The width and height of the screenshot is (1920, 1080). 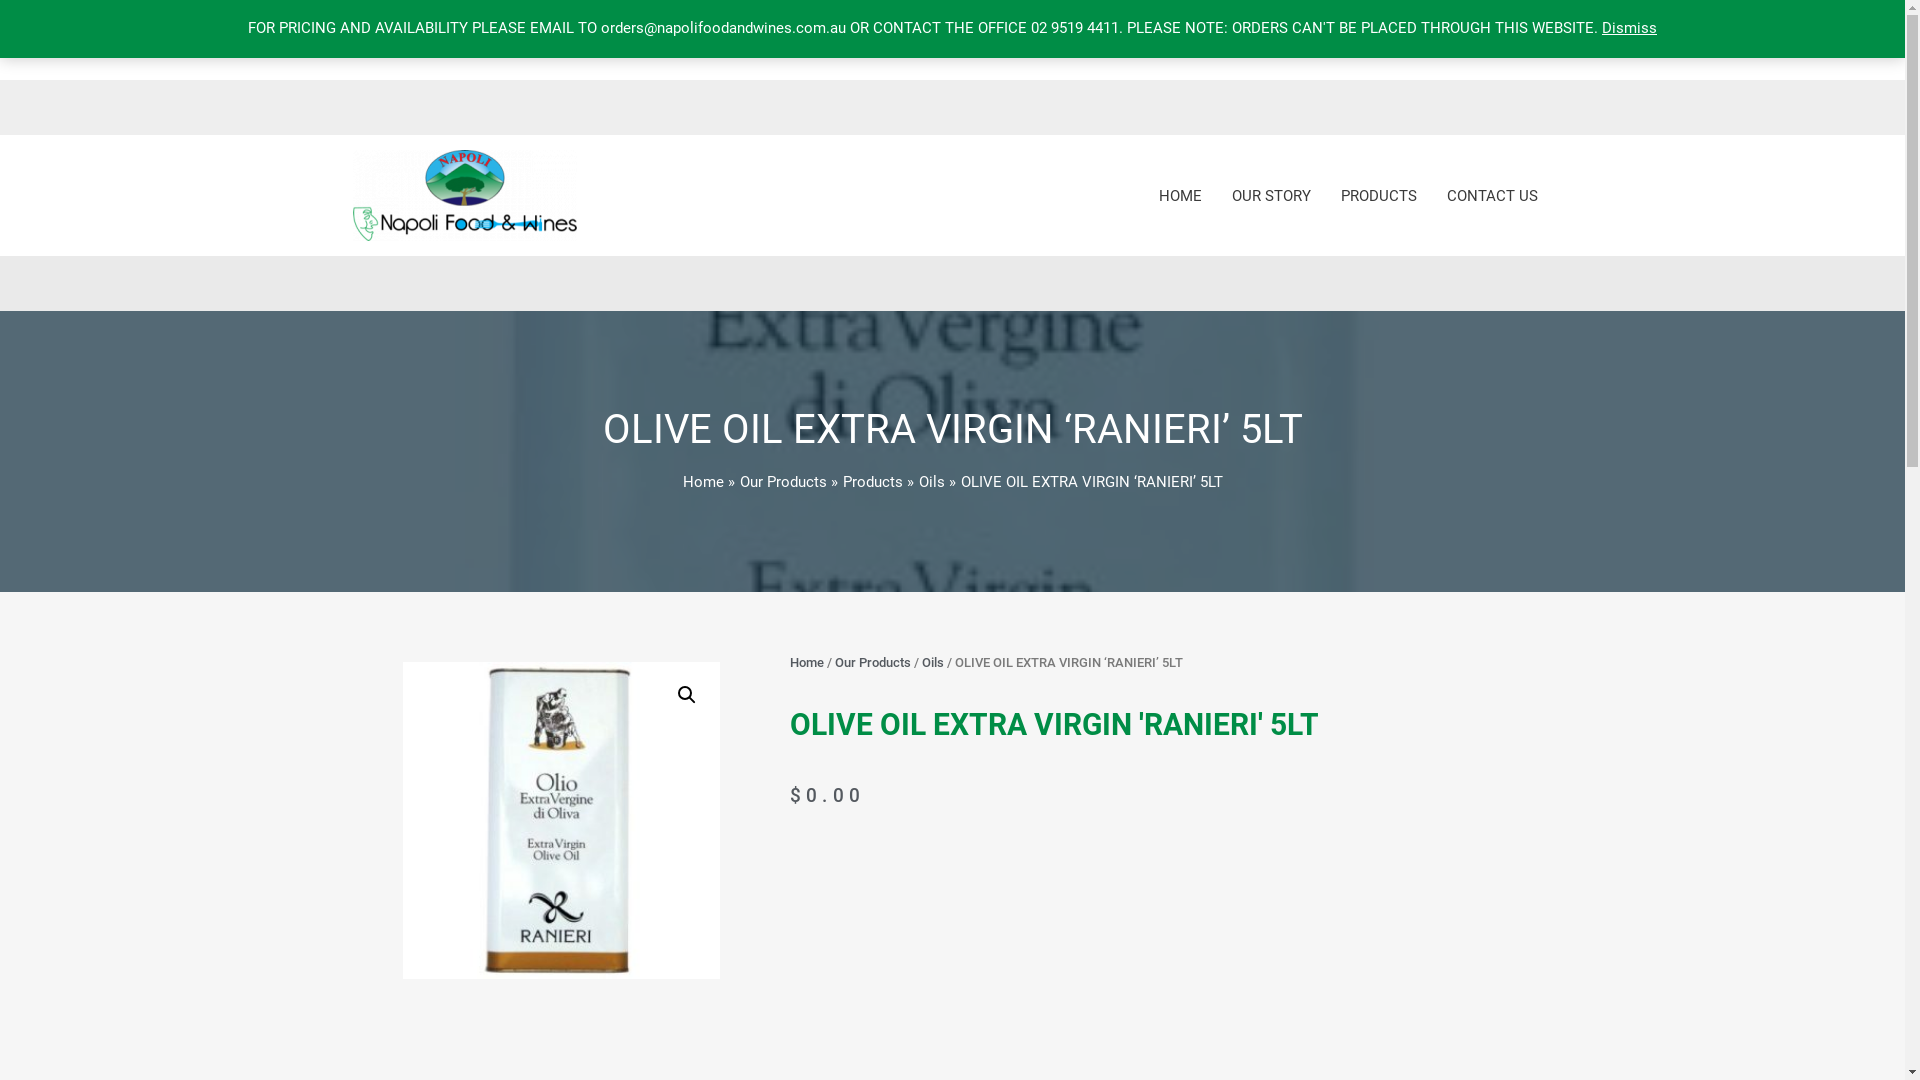 I want to click on 'Oils', so click(x=920, y=662).